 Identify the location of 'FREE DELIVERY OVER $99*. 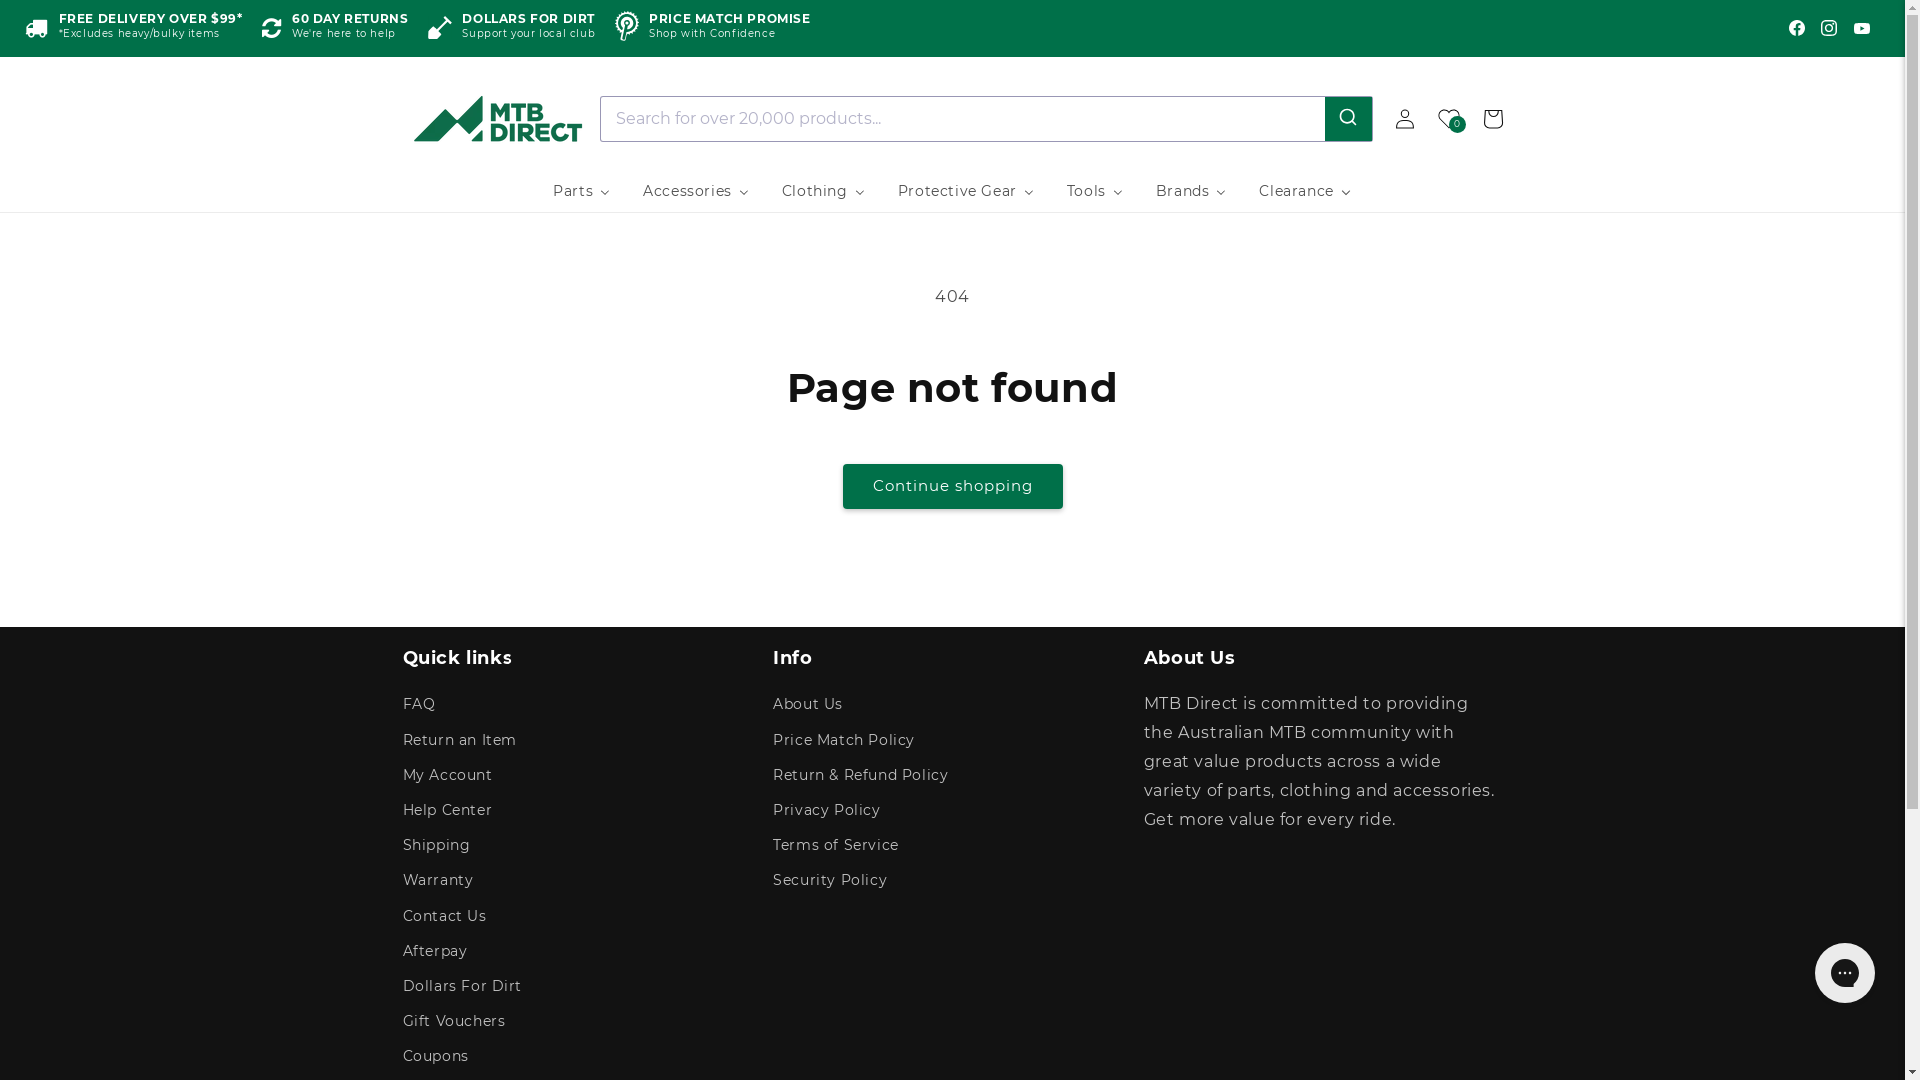
(24, 28).